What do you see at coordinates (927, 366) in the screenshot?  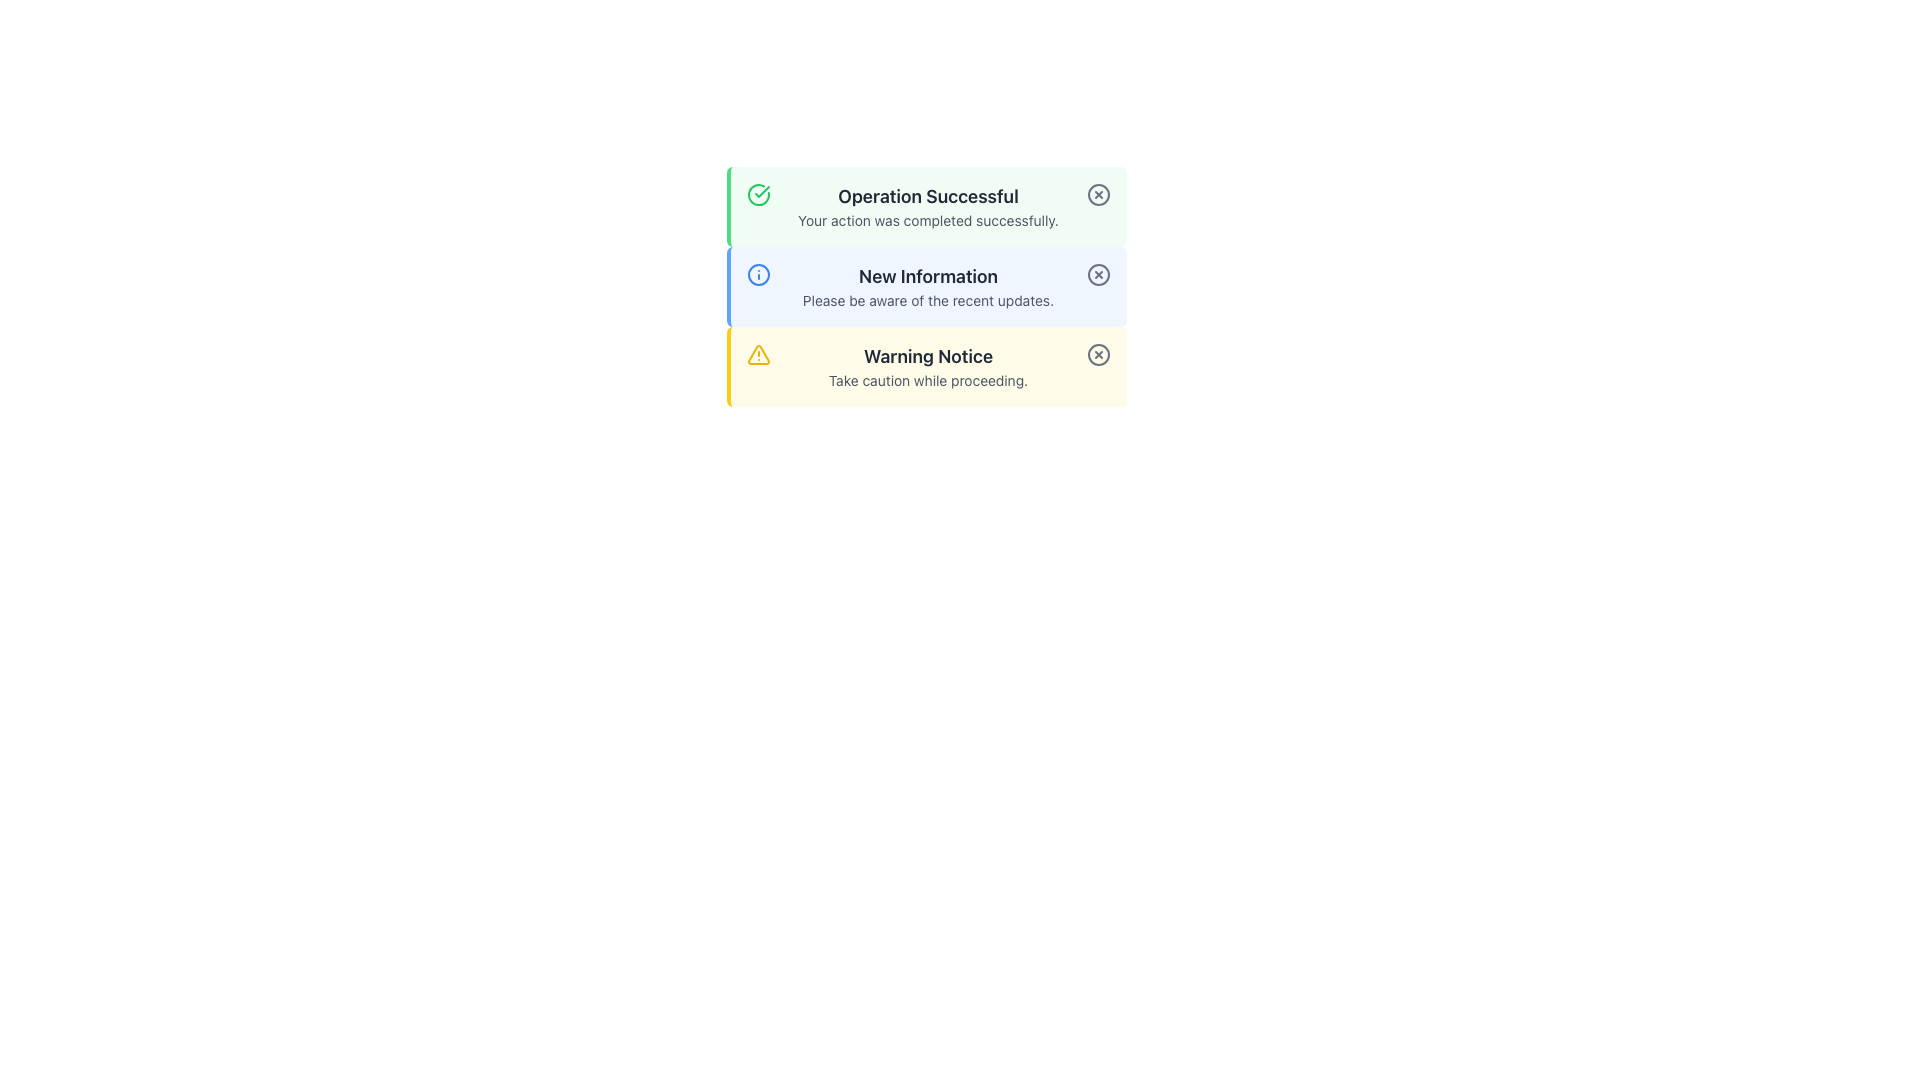 I see `warning message text located in the third card of a vertical stack, positioned beneath the 'New Information' card` at bounding box center [927, 366].